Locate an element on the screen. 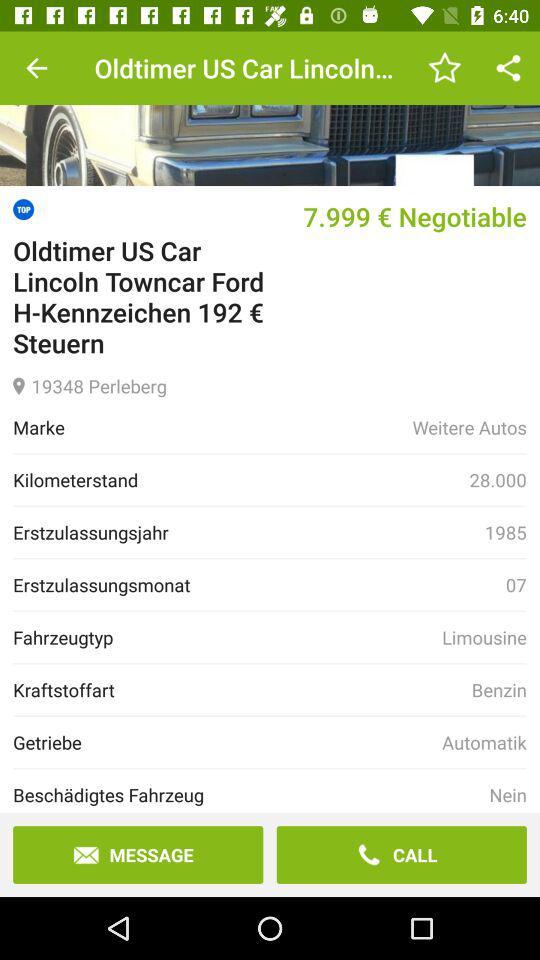 This screenshot has height=960, width=540. item above weitere autos item is located at coordinates (270, 383).